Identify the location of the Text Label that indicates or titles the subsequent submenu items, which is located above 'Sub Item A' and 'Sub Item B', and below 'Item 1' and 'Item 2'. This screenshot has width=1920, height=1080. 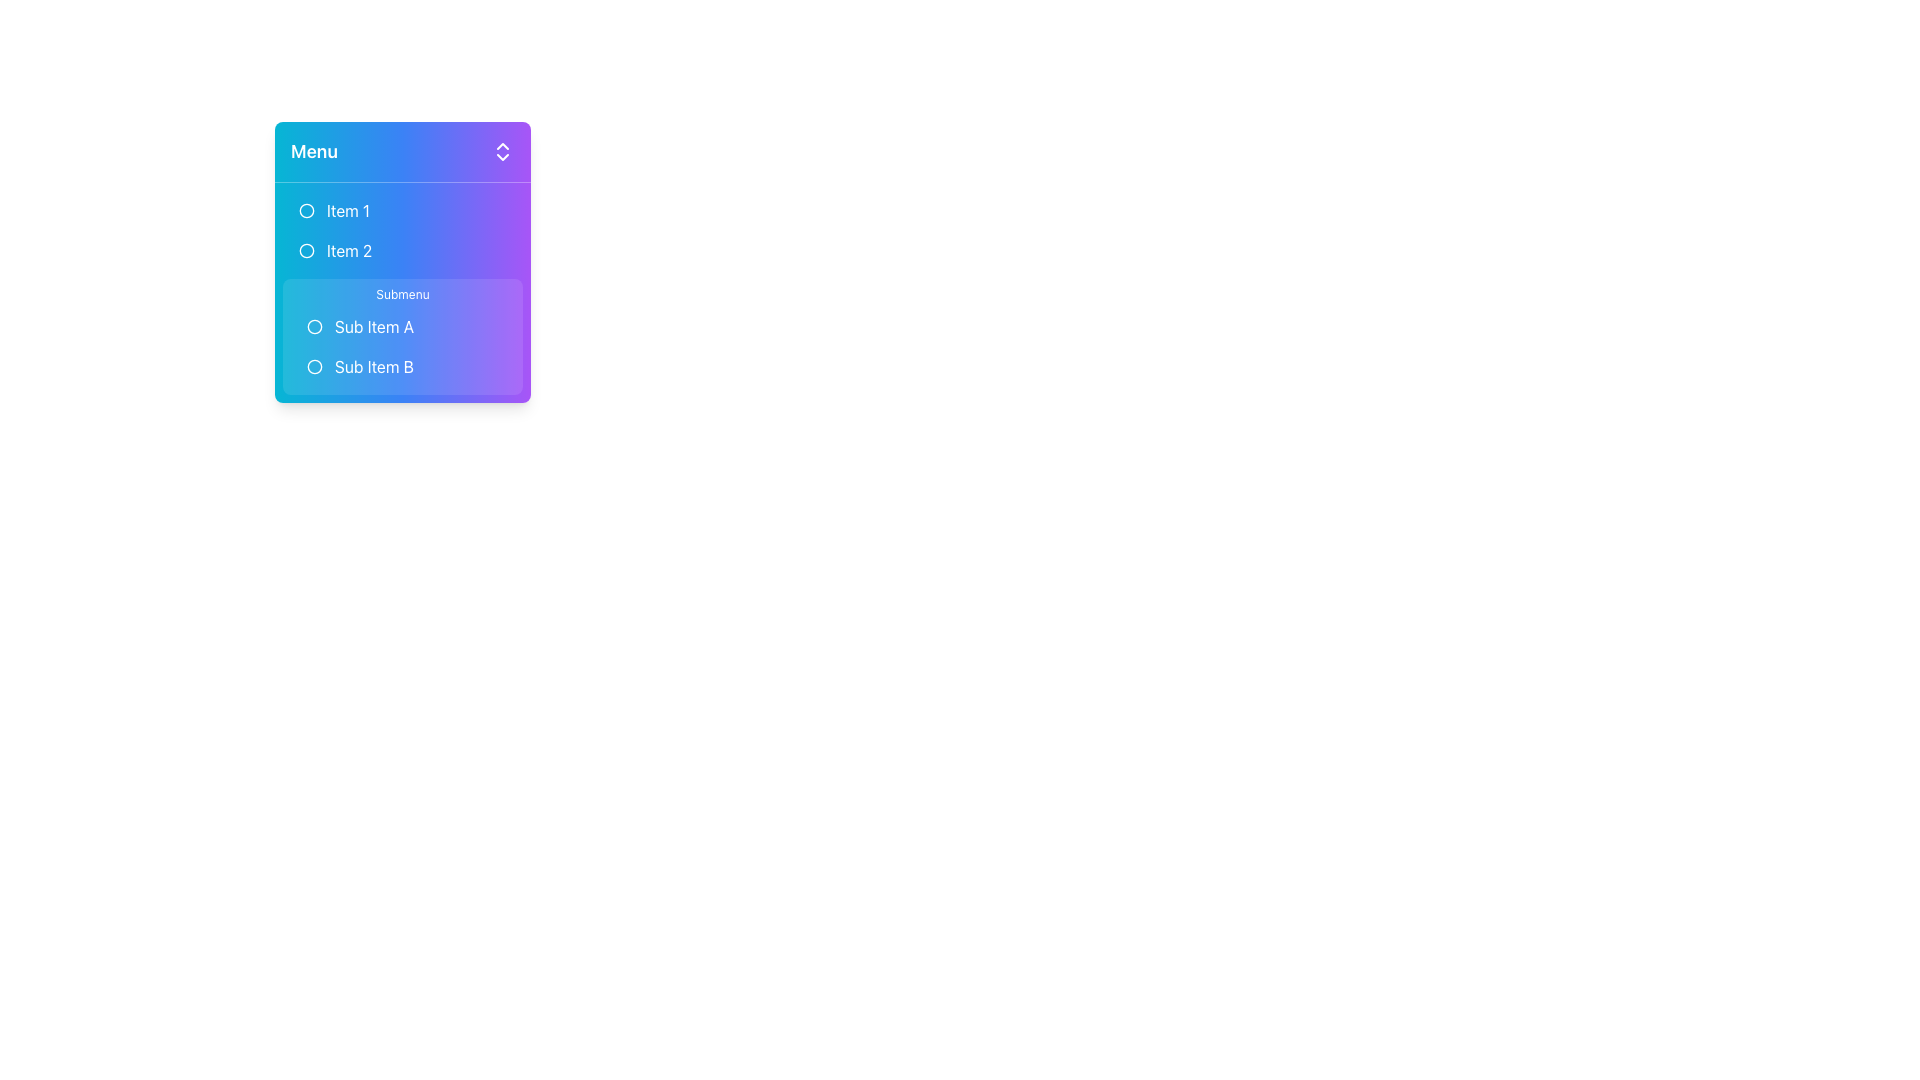
(402, 294).